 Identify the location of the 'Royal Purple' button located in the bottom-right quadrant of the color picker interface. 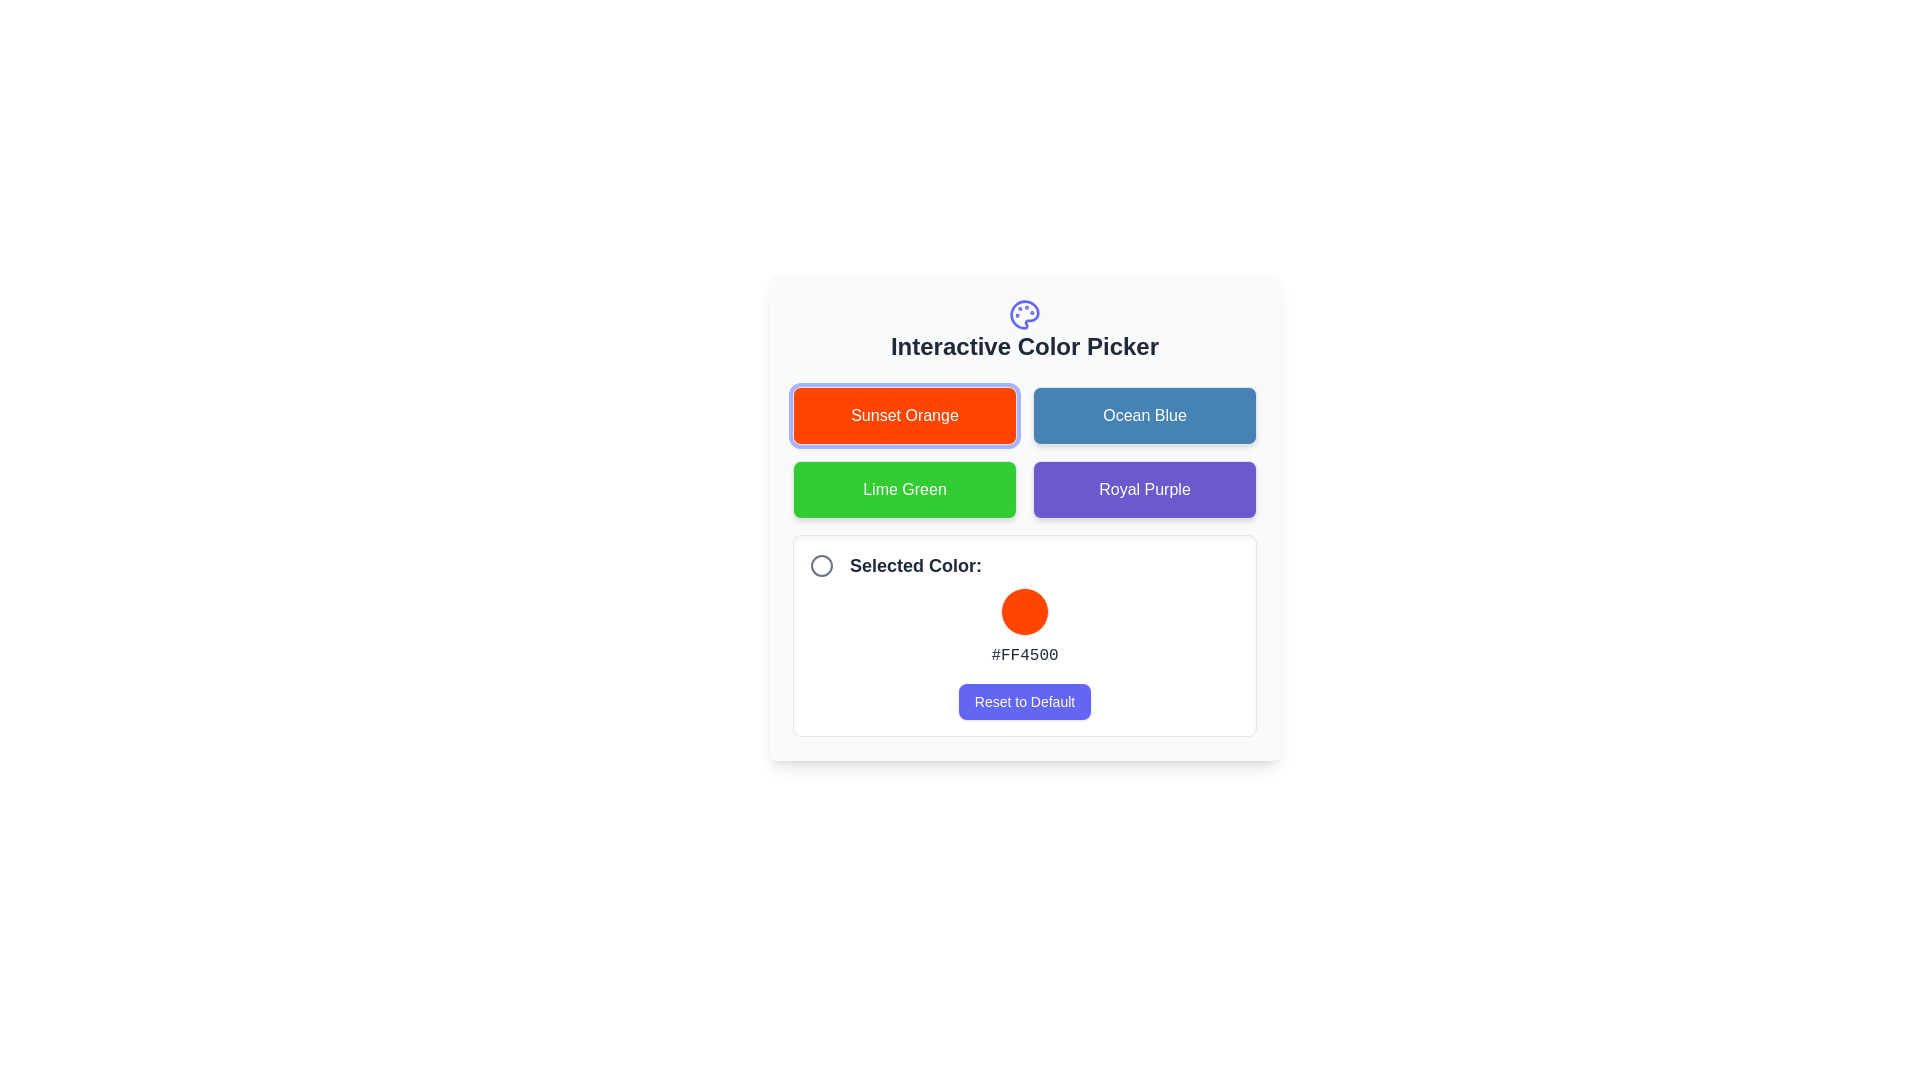
(1145, 489).